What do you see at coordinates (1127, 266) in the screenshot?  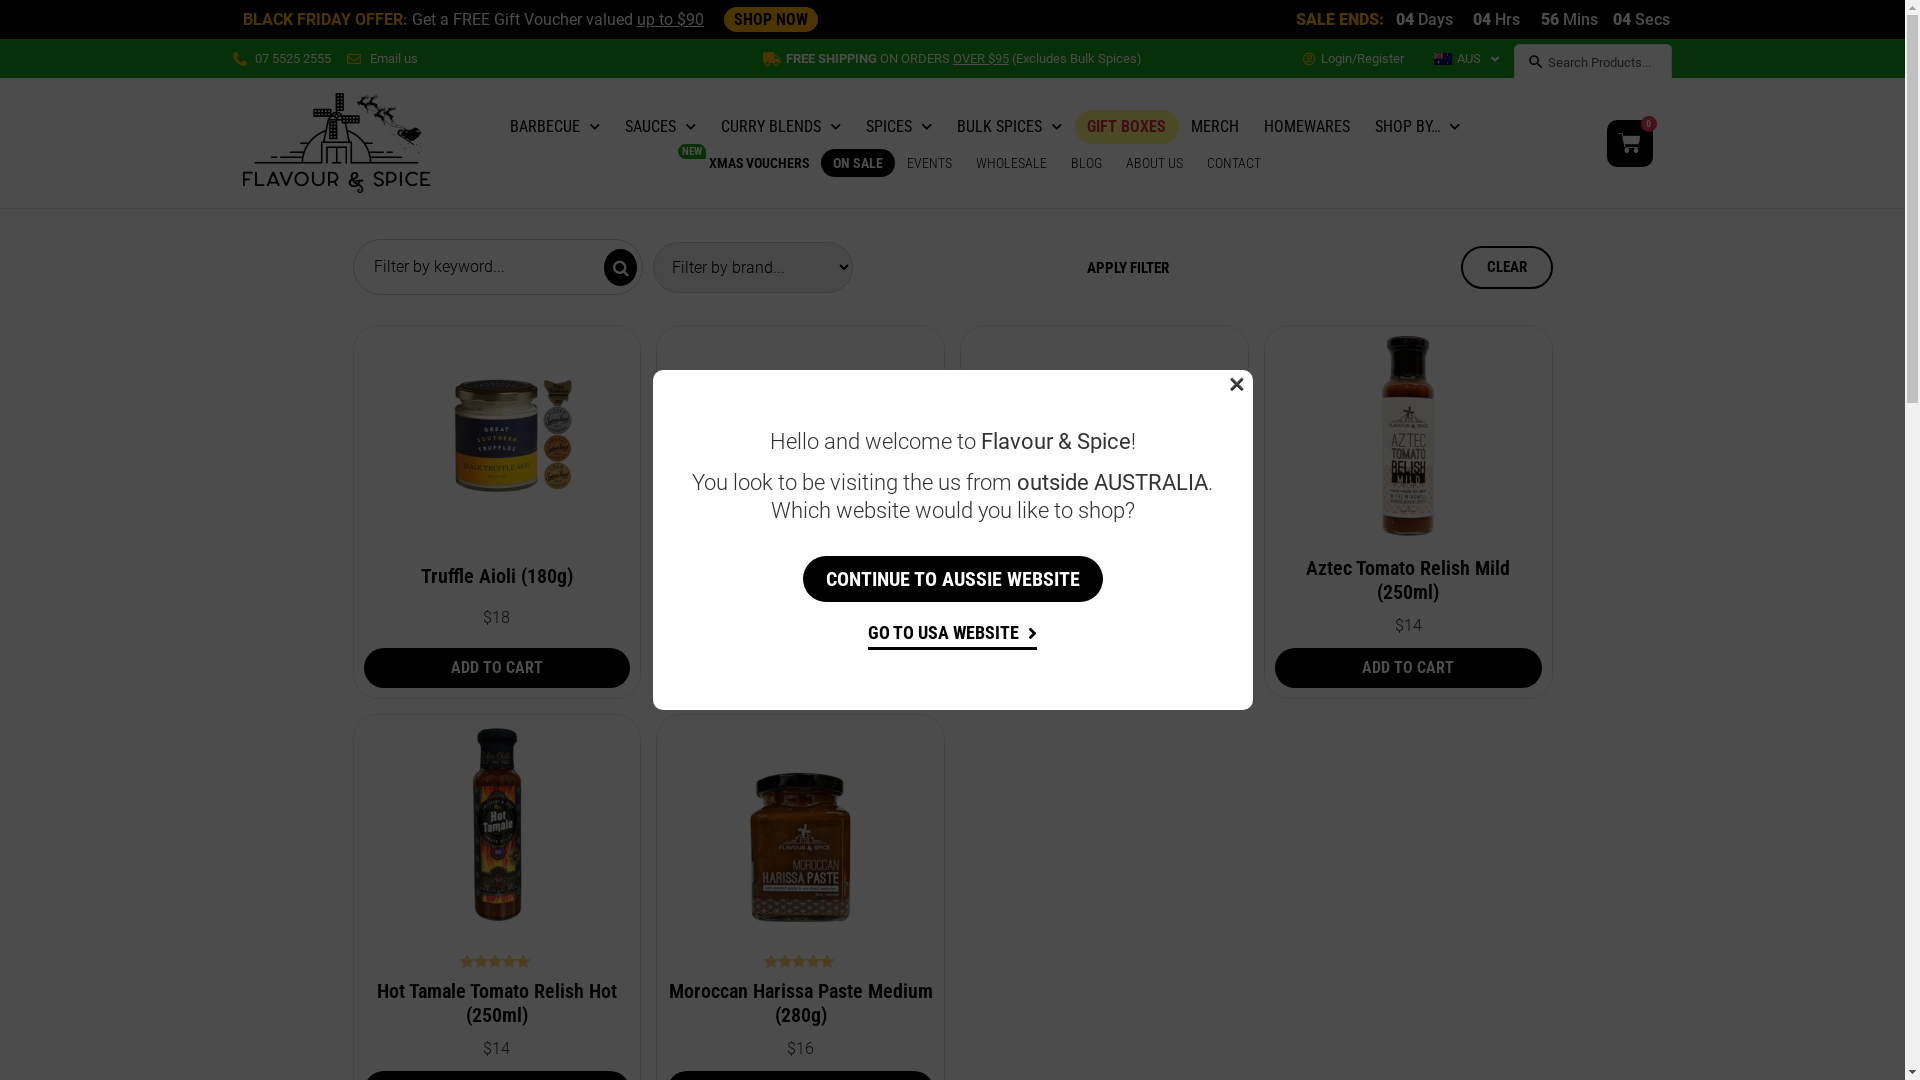 I see `'APPLY FILTER'` at bounding box center [1127, 266].